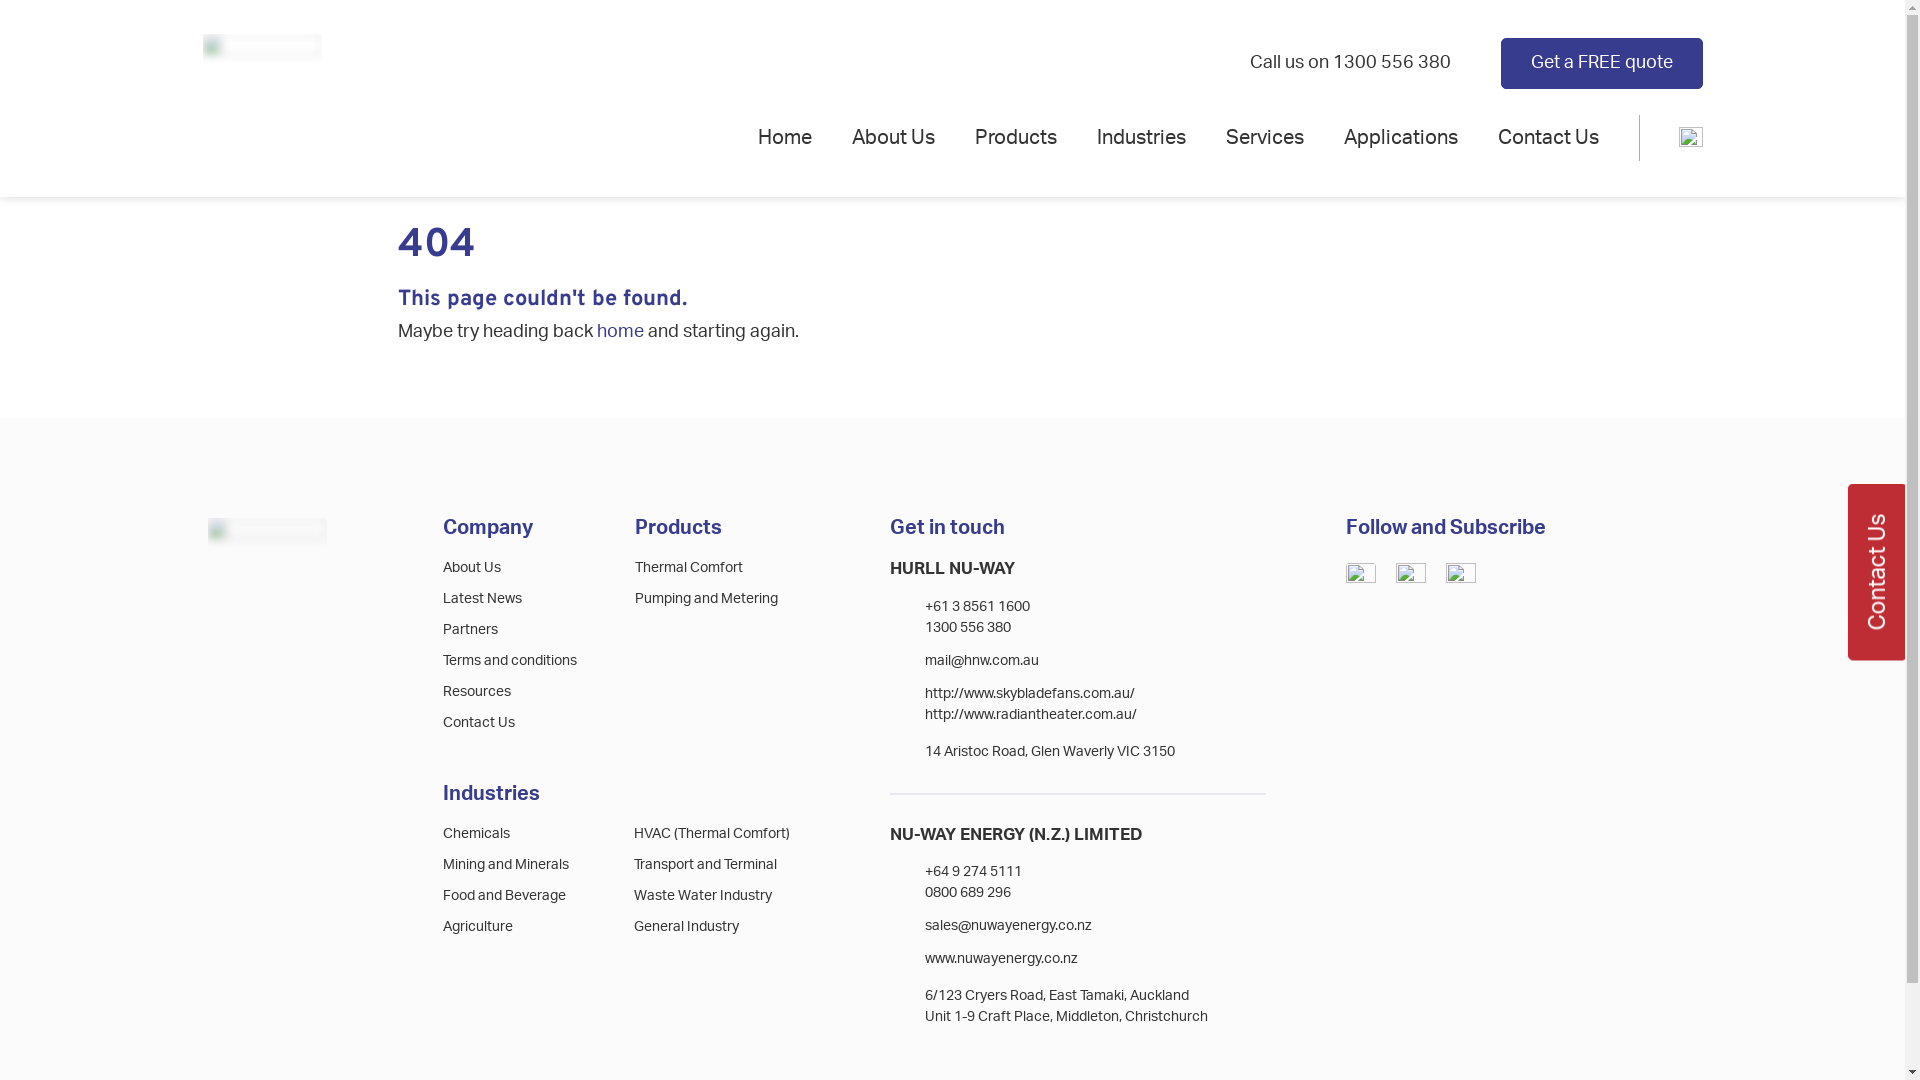 This screenshot has width=1920, height=1080. What do you see at coordinates (477, 926) in the screenshot?
I see `'Agriculture'` at bounding box center [477, 926].